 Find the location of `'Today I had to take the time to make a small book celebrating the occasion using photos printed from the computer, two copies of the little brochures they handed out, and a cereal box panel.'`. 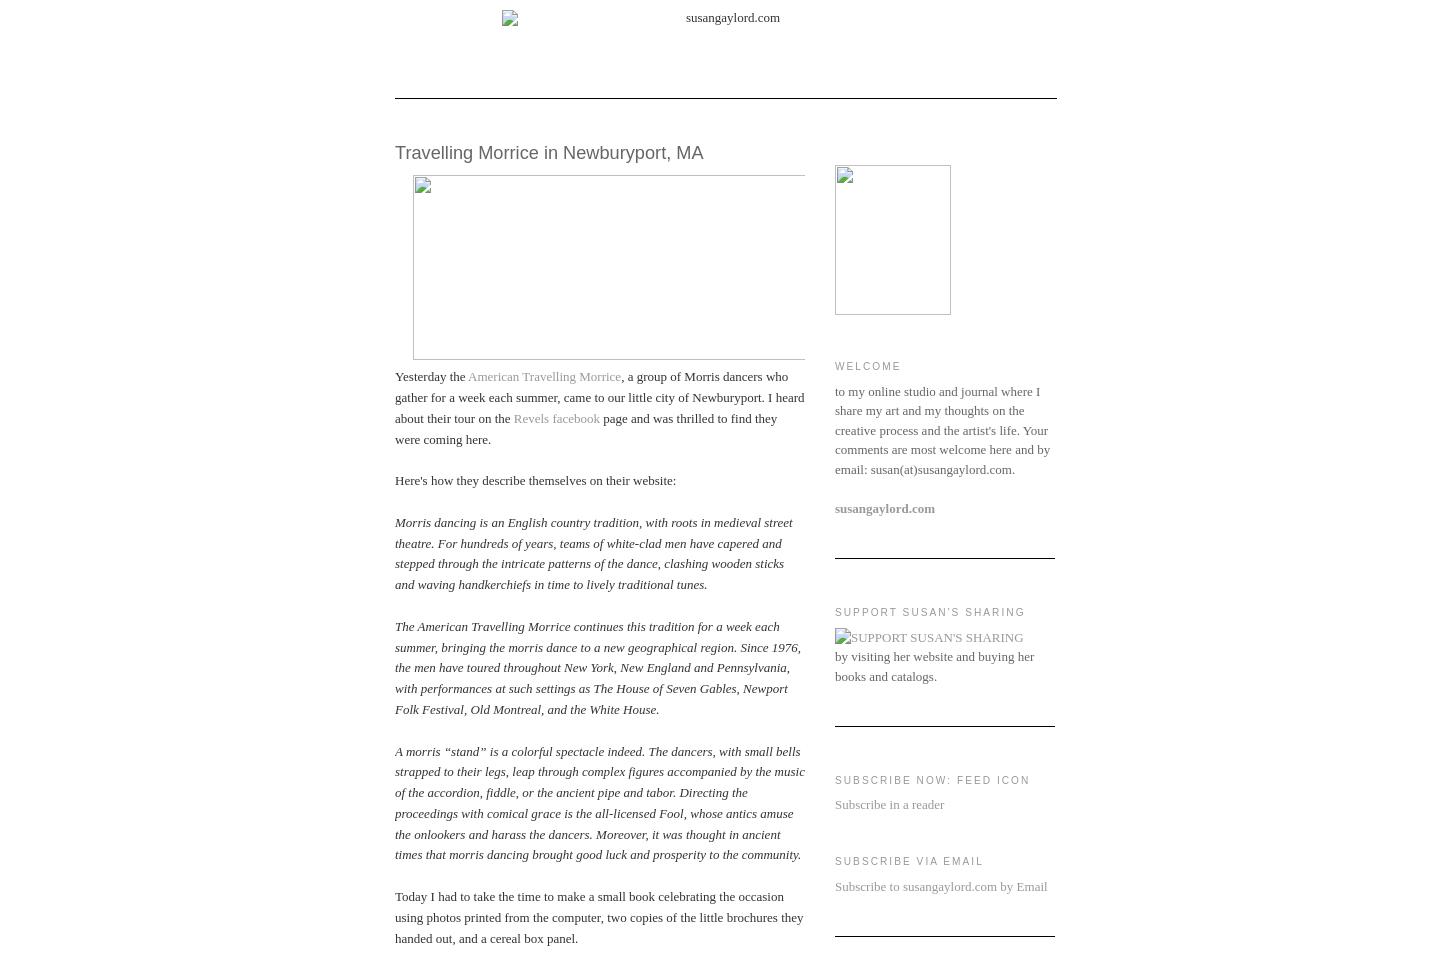

'Today I had to take the time to make a small book celebrating the occasion using photos printed from the computer, two copies of the little brochures they handed out, and a cereal box panel.' is located at coordinates (598, 916).